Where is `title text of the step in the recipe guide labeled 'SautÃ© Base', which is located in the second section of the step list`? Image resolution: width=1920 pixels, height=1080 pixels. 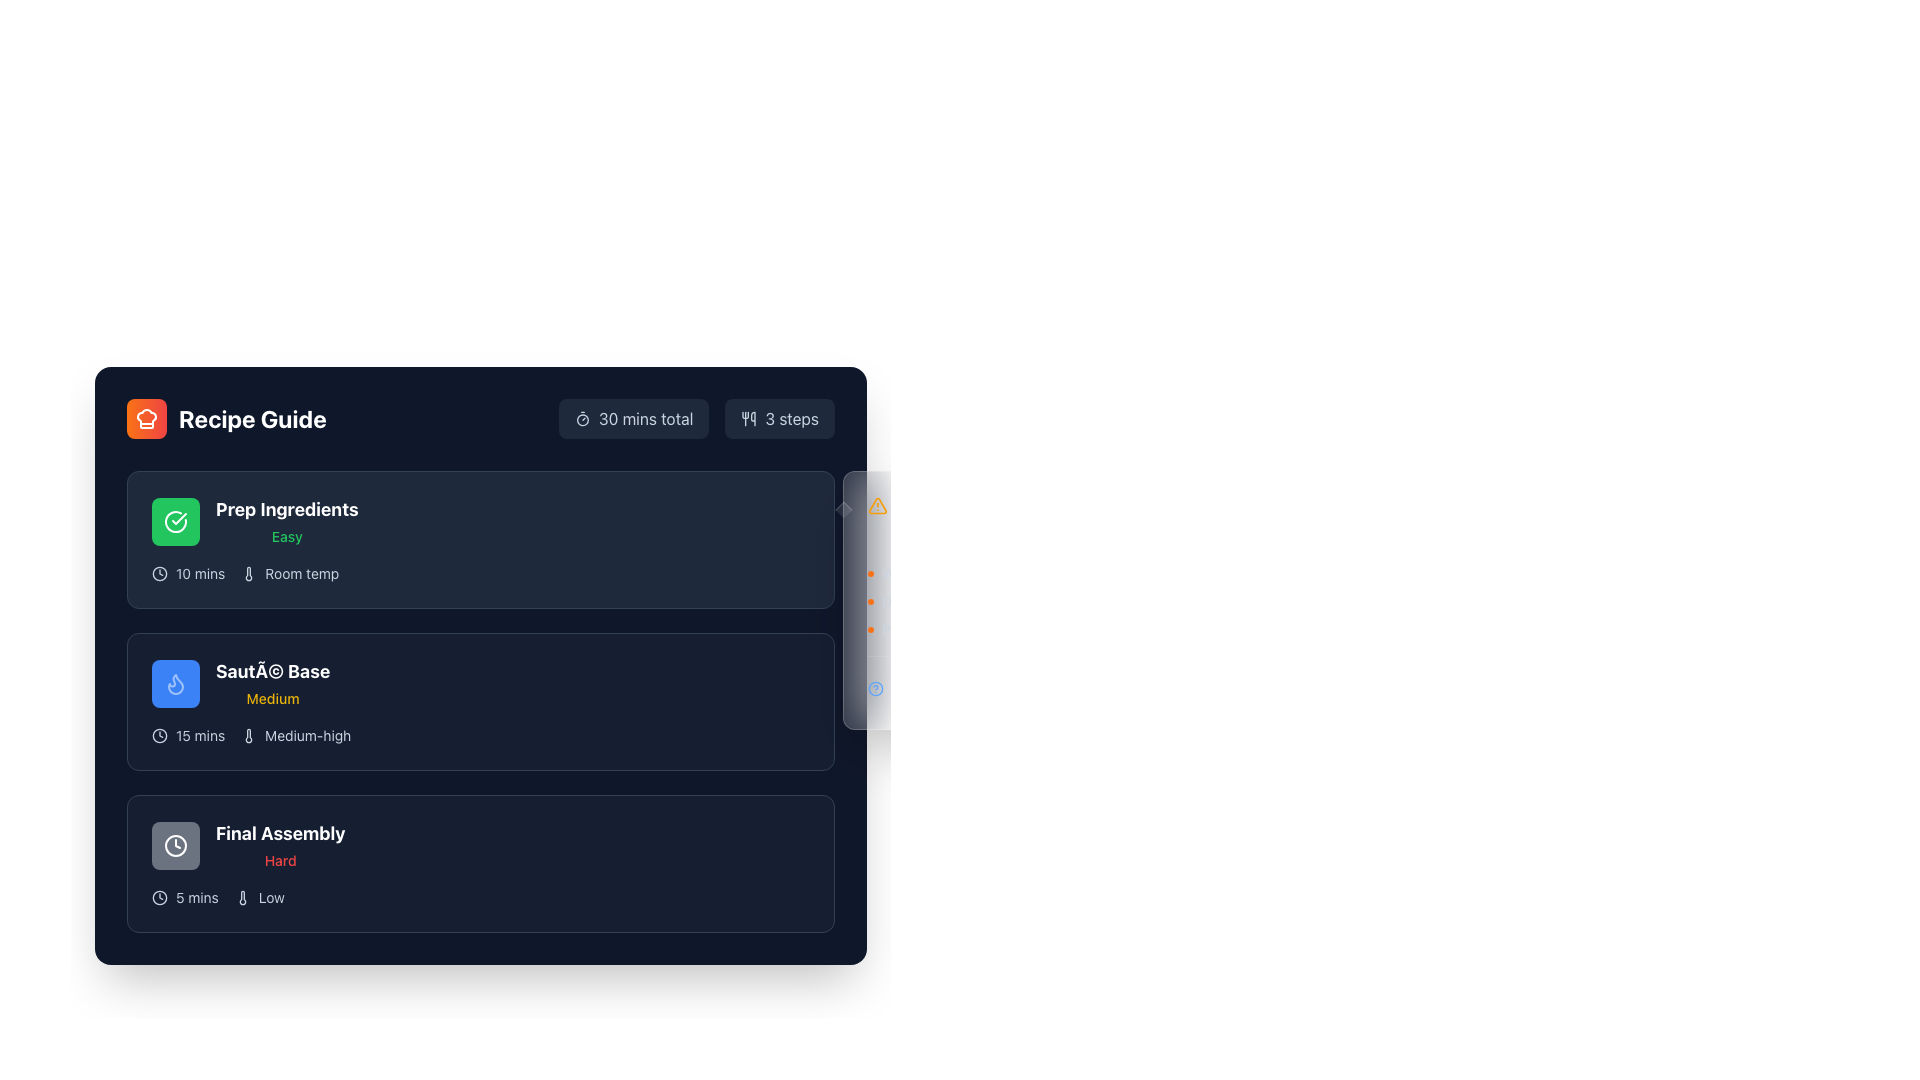 title text of the step in the recipe guide labeled 'SautÃ© Base', which is located in the second section of the step list is located at coordinates (272, 671).